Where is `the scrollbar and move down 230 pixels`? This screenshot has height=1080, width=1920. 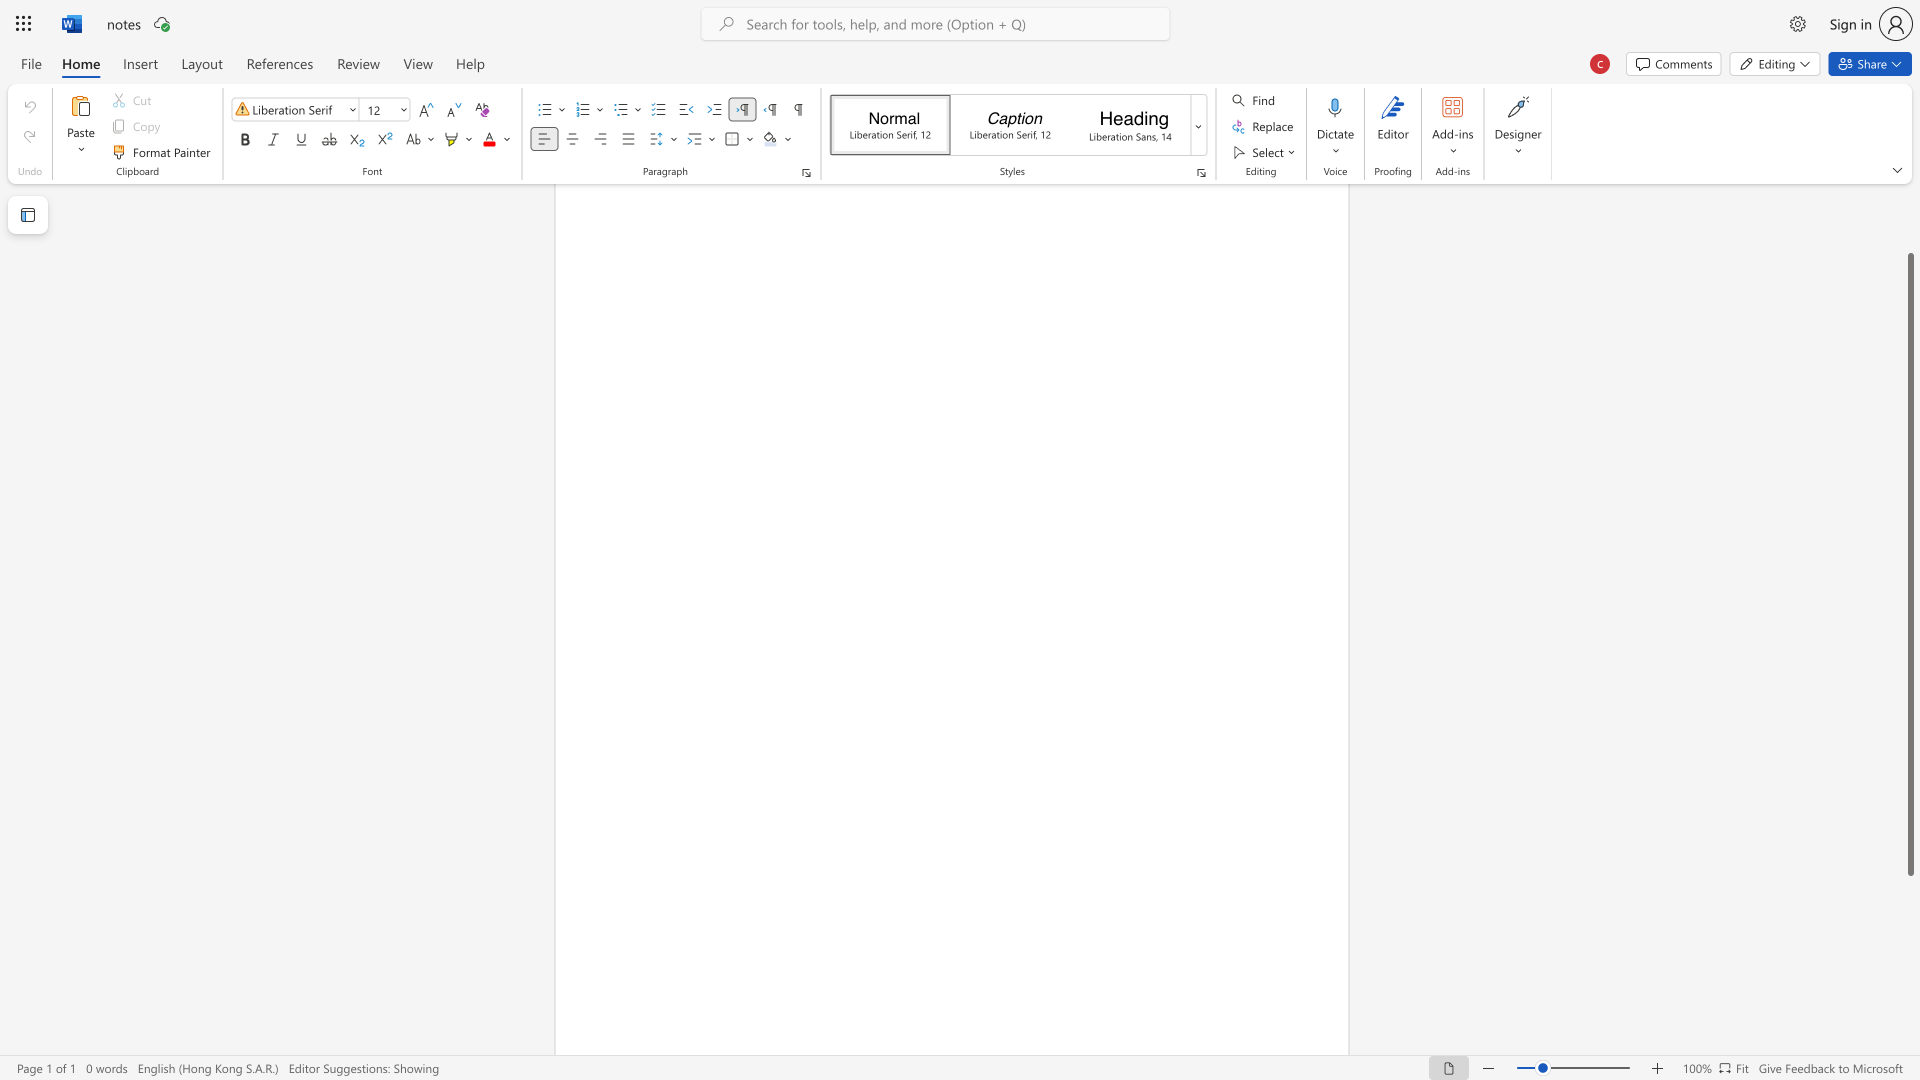
the scrollbar and move down 230 pixels is located at coordinates (1909, 564).